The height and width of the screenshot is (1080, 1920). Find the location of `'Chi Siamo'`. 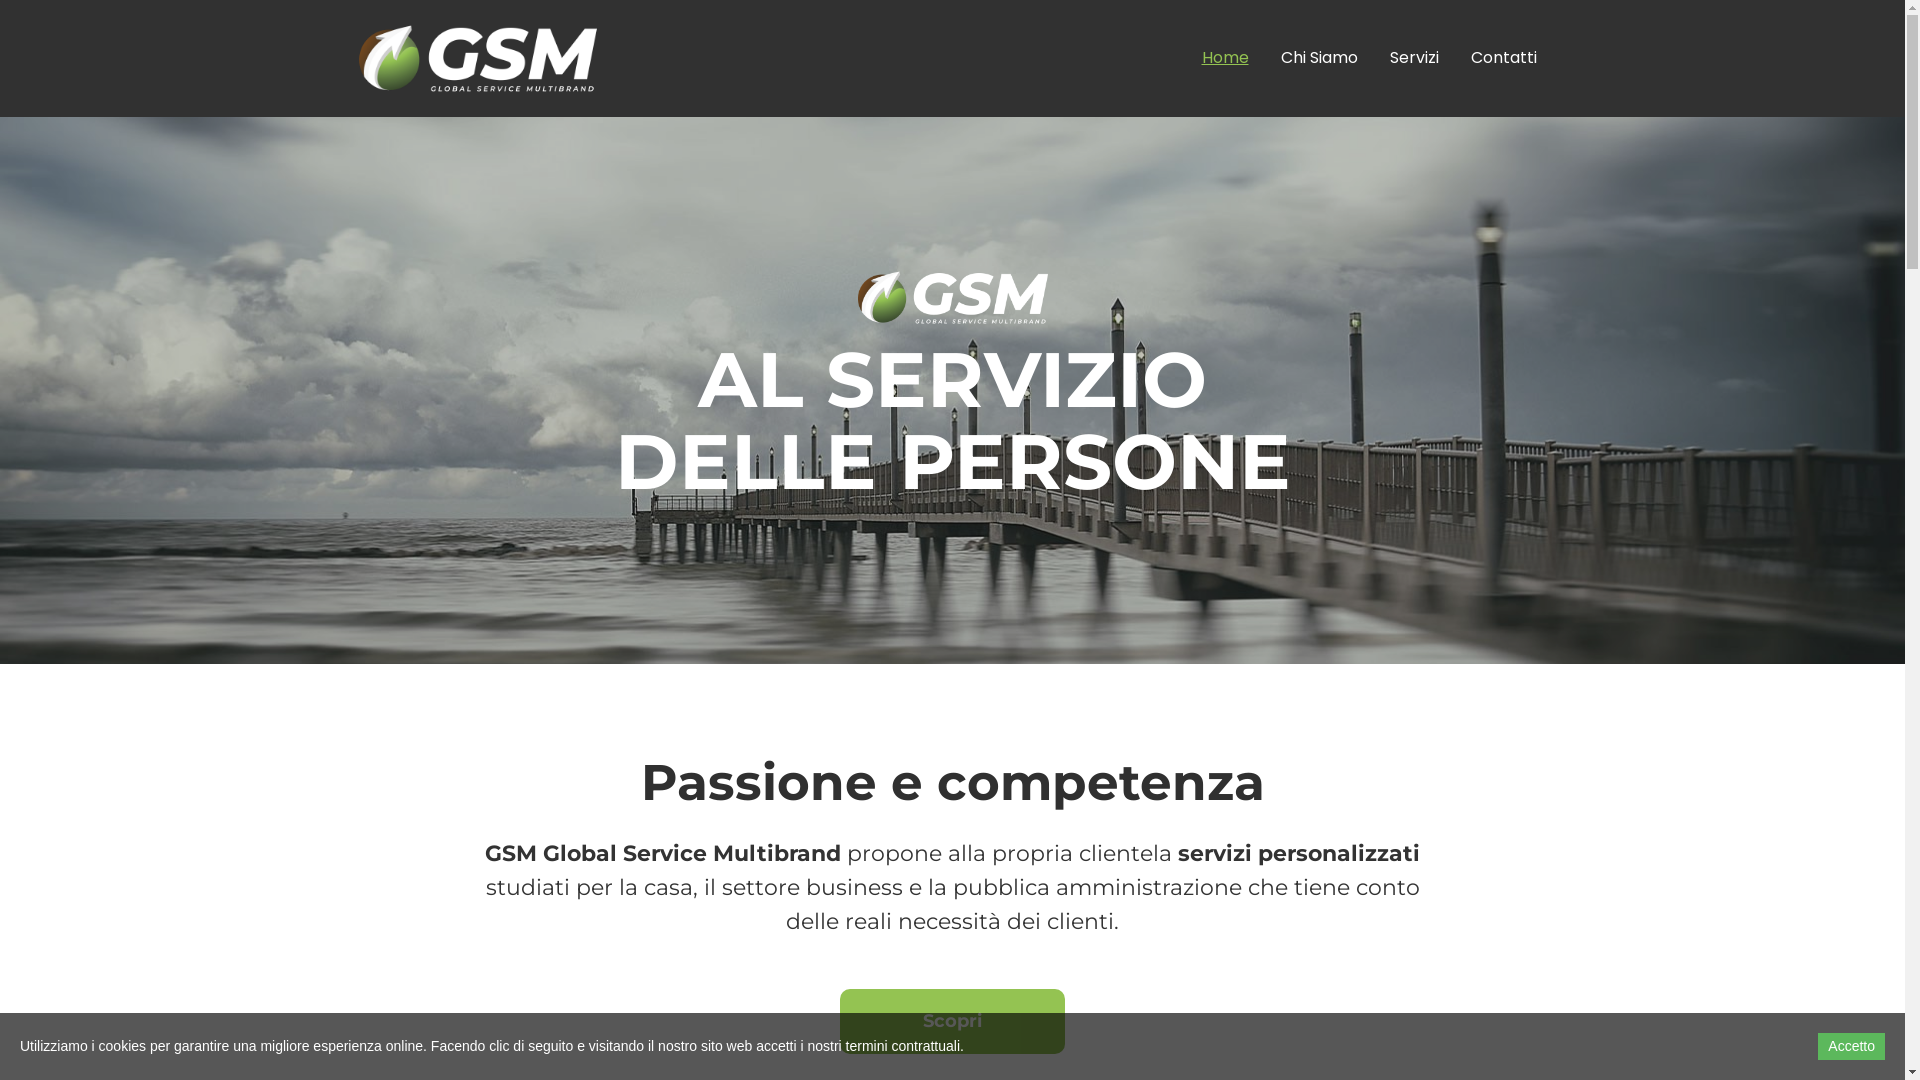

'Chi Siamo' is located at coordinates (1318, 56).